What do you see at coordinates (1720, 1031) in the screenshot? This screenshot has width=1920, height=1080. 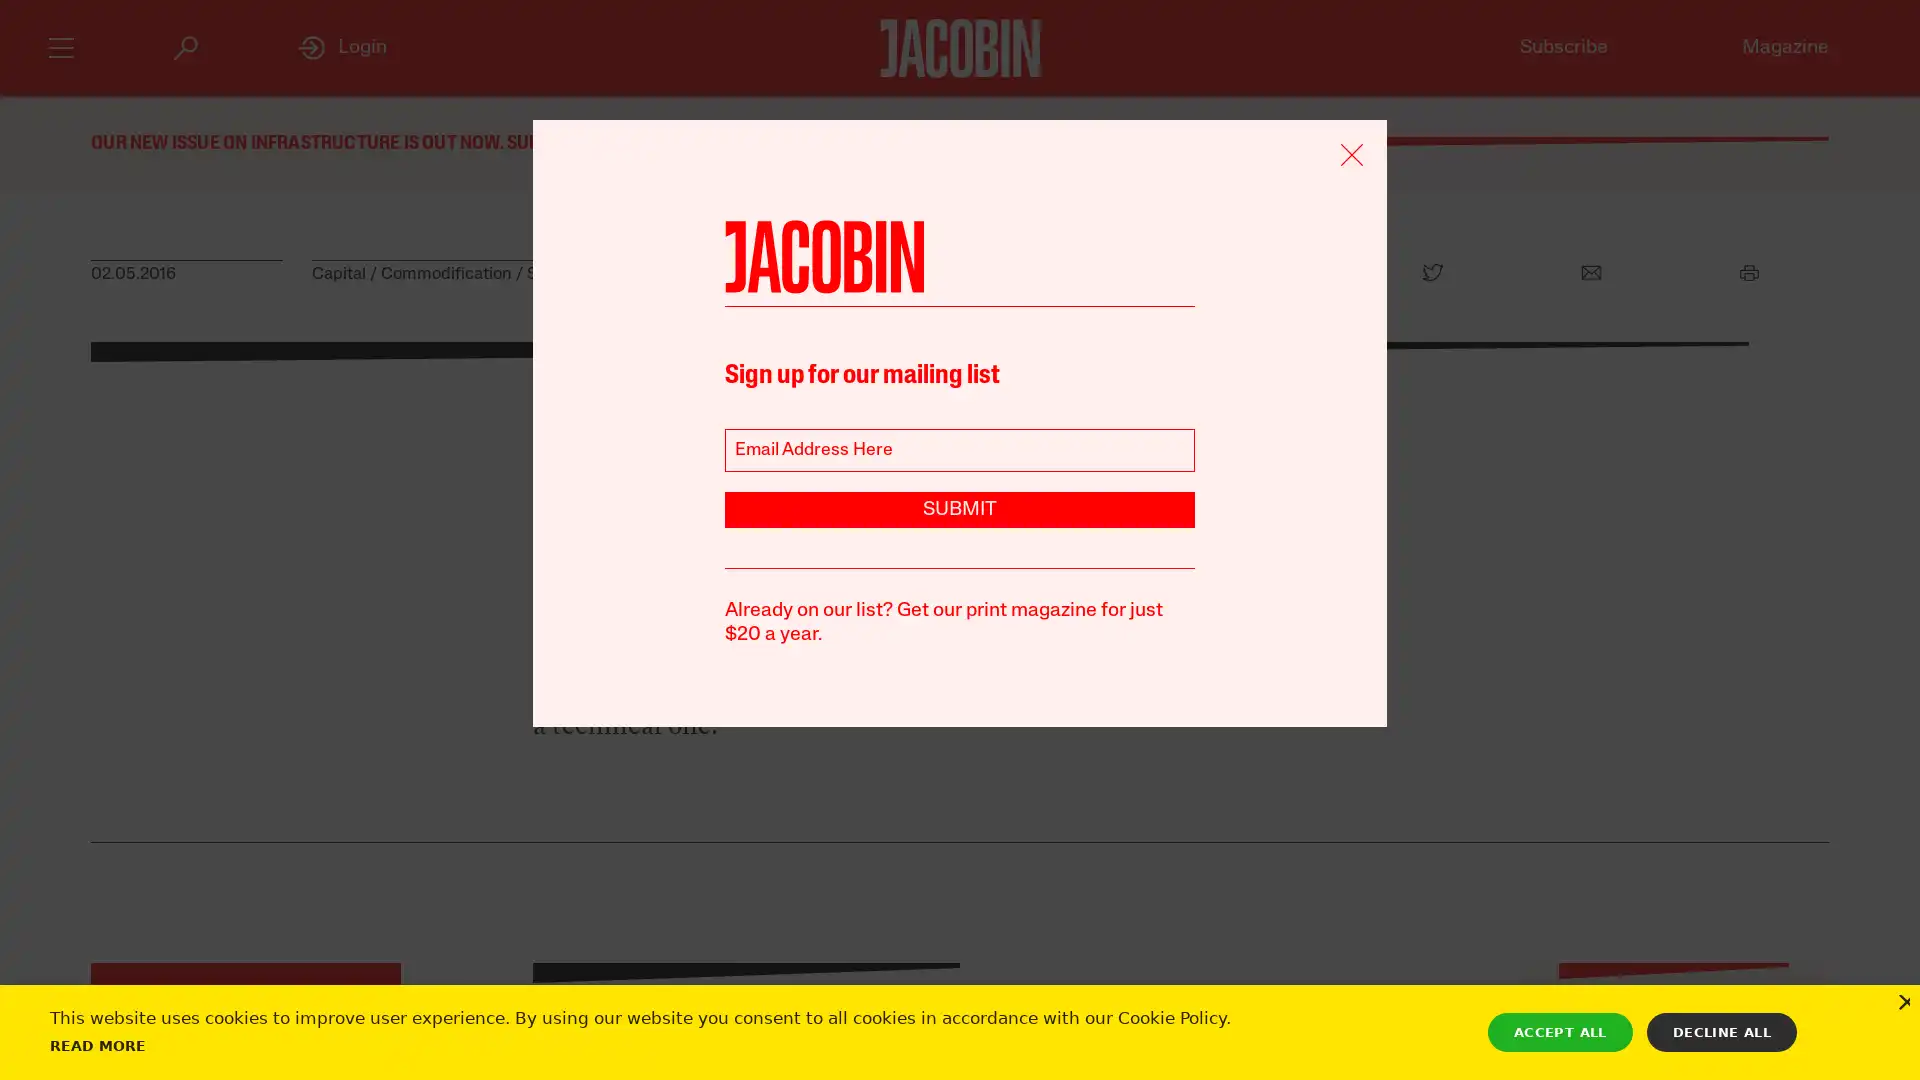 I see `DECLINE ALL` at bounding box center [1720, 1031].